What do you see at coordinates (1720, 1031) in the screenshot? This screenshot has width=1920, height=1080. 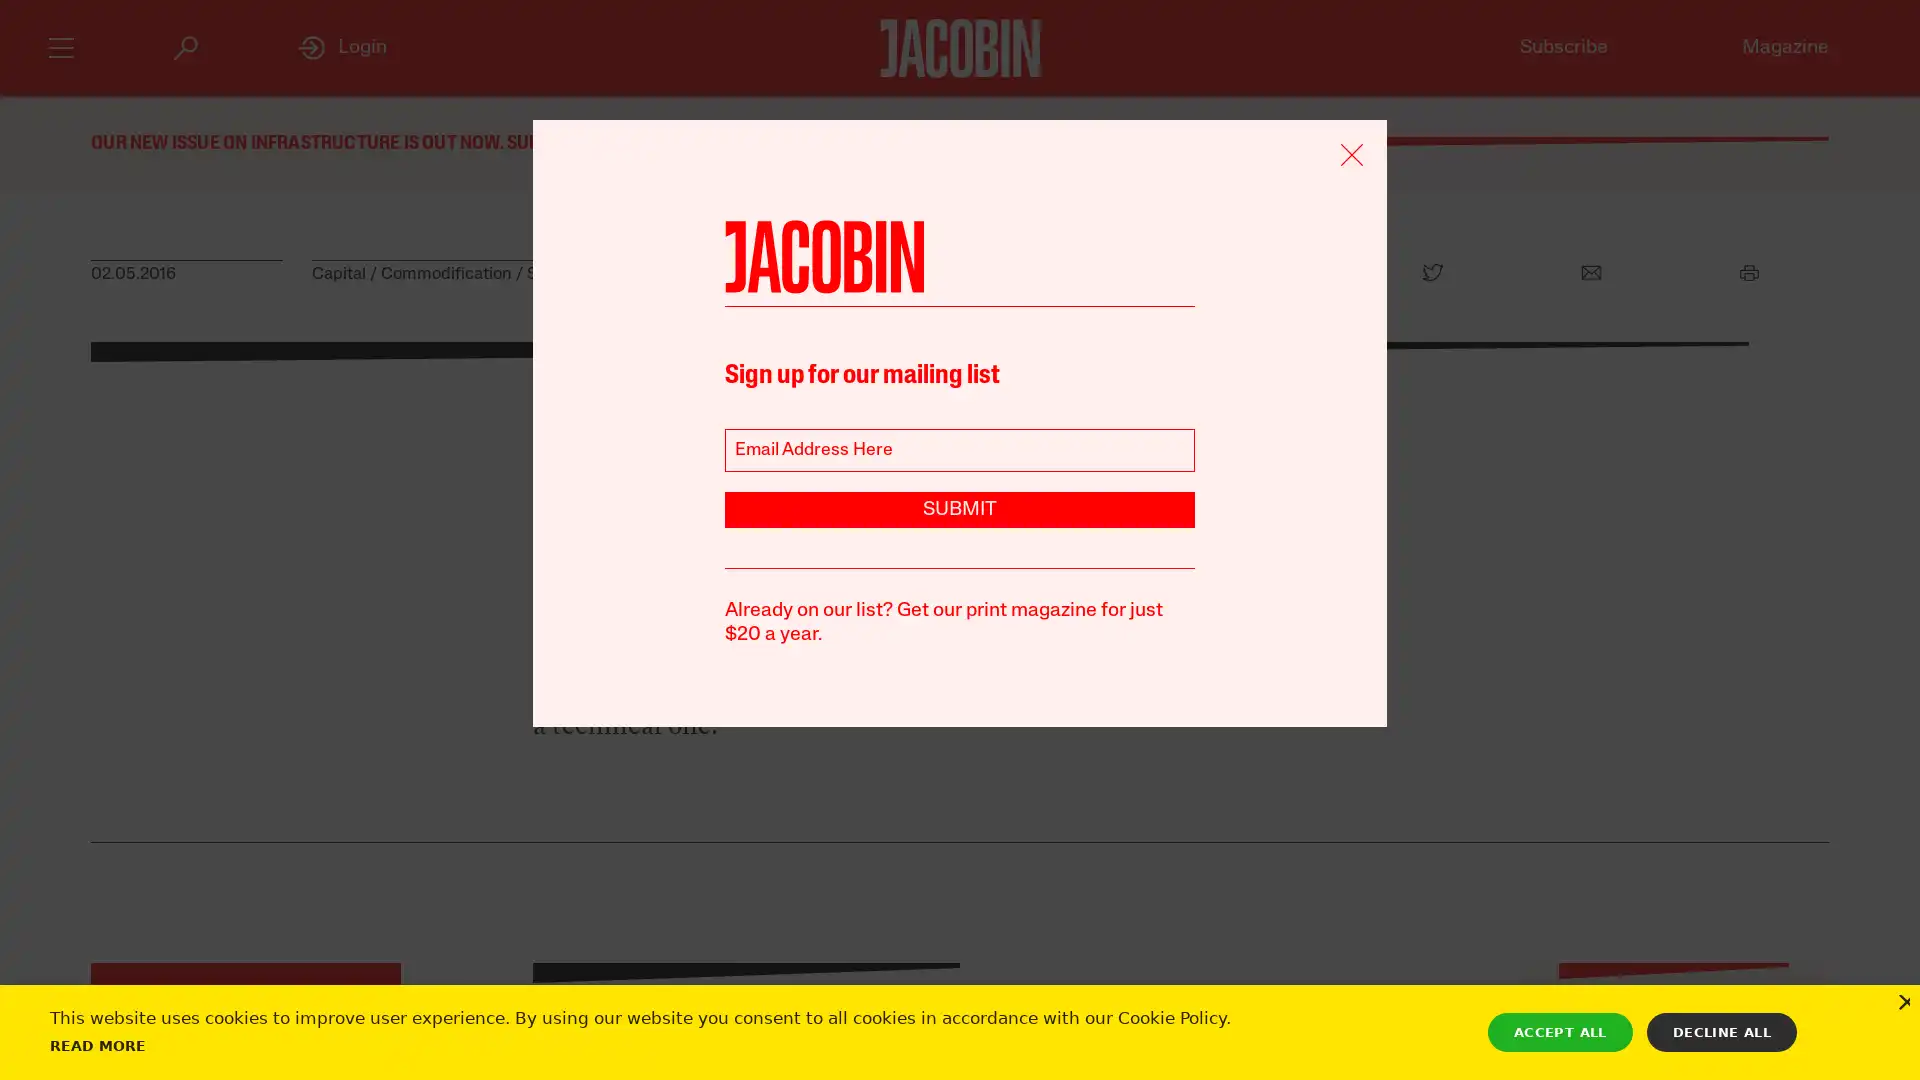 I see `DECLINE ALL` at bounding box center [1720, 1031].